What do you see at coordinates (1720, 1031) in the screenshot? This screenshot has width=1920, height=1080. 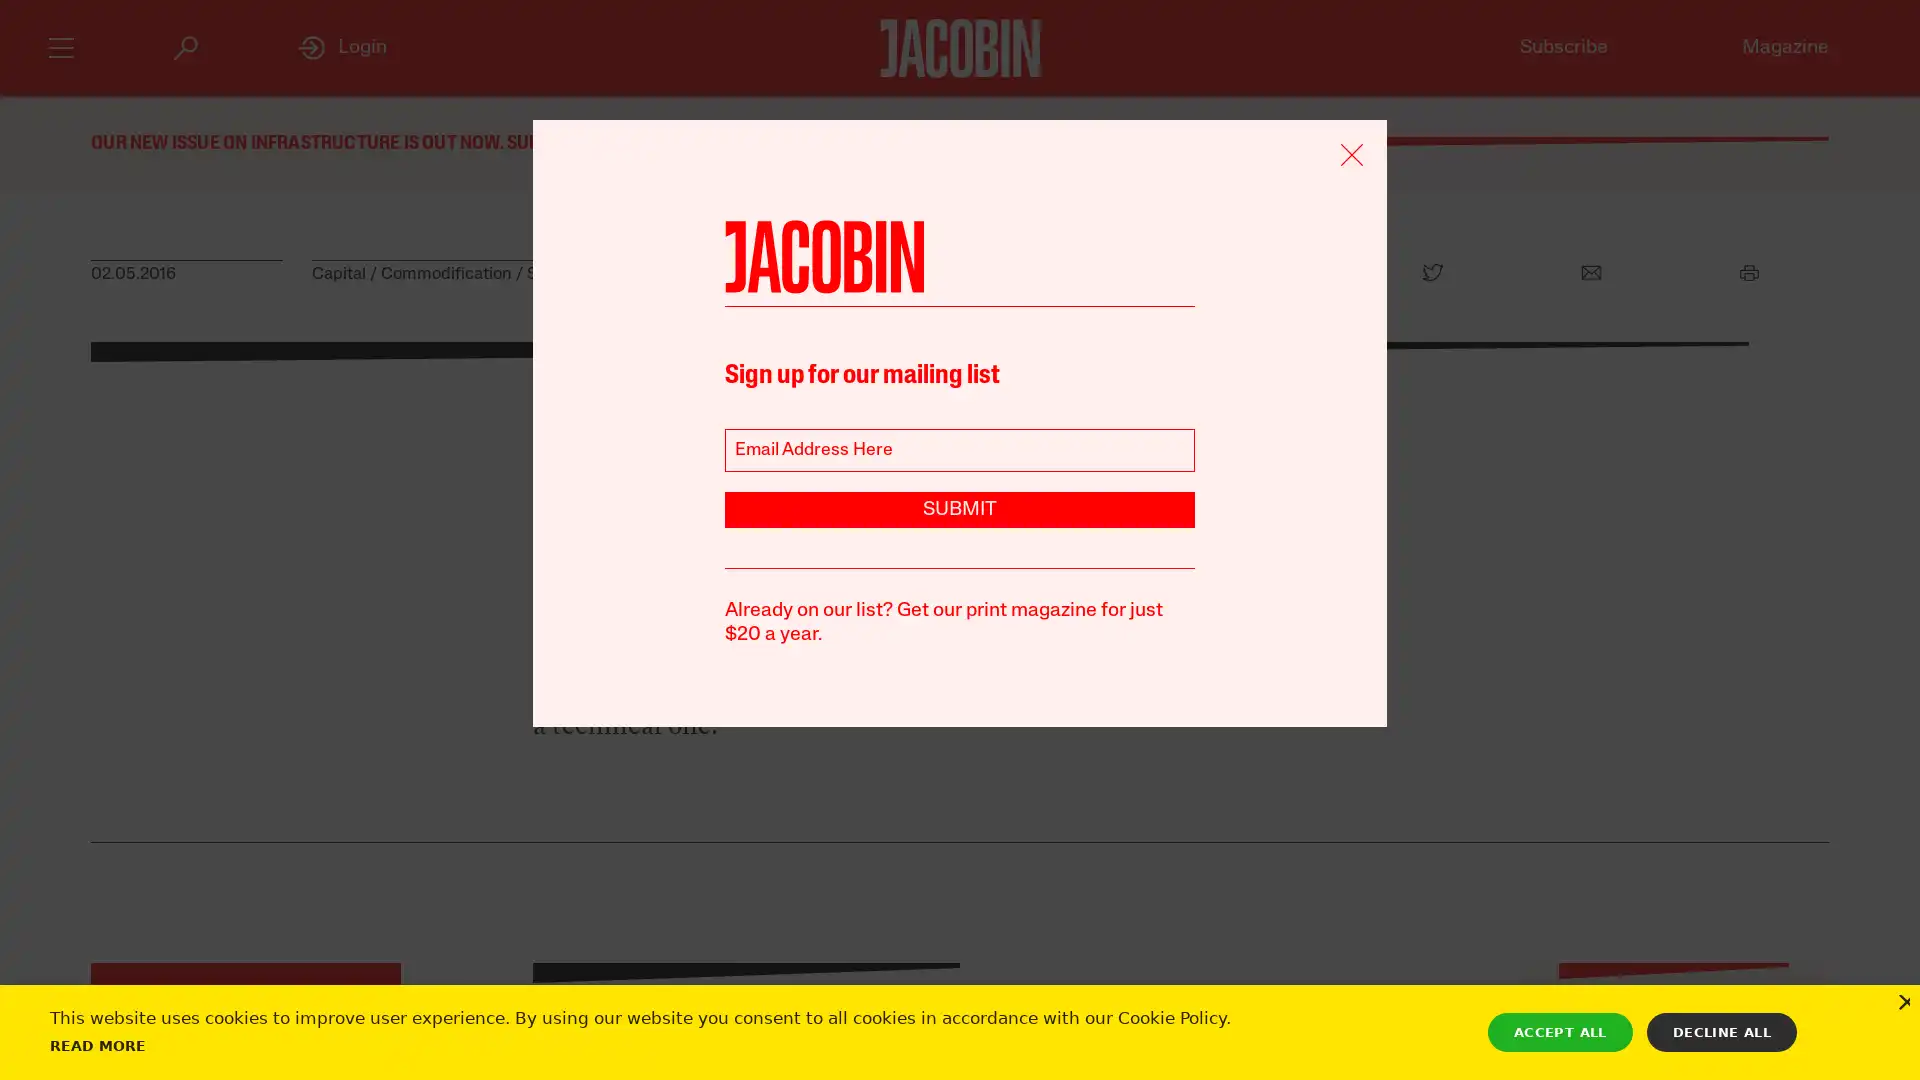 I see `DECLINE ALL` at bounding box center [1720, 1031].